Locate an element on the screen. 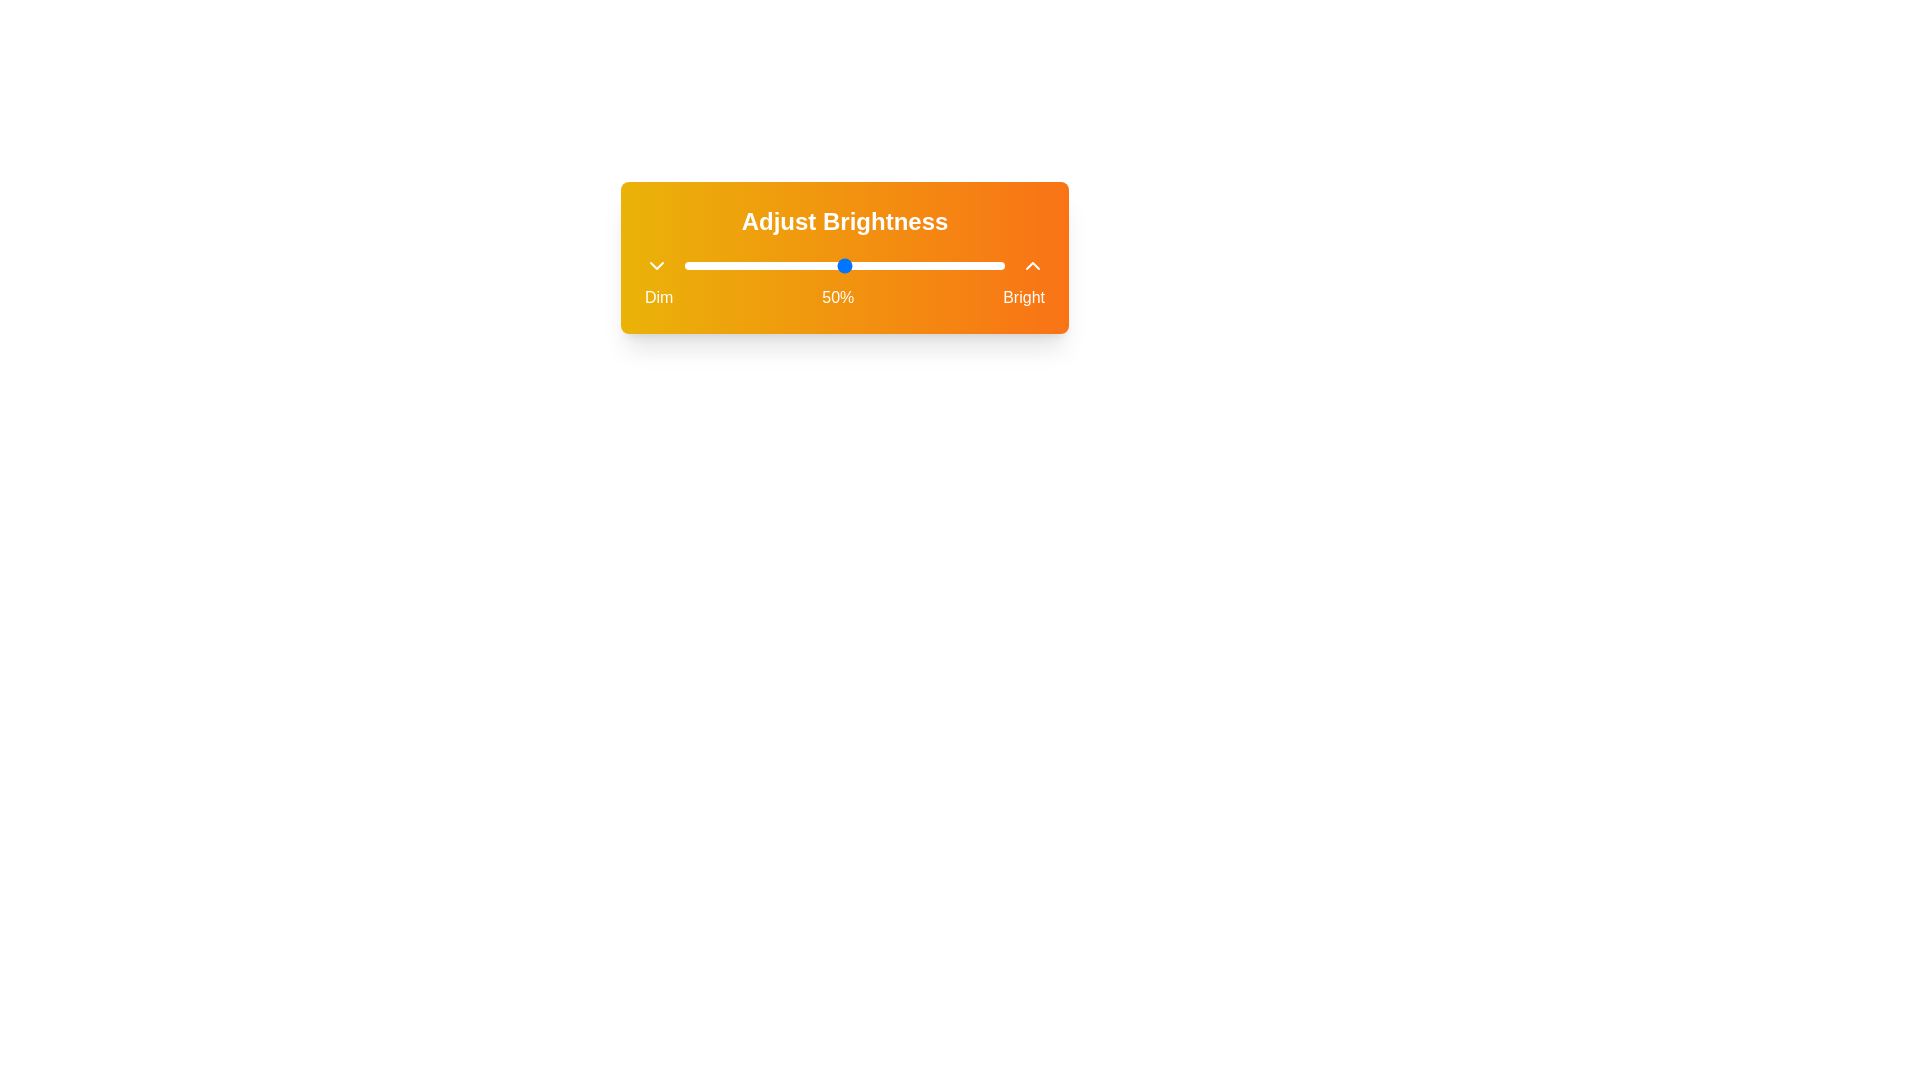 Image resolution: width=1920 pixels, height=1080 pixels. the chevron-shaped icon button resembling an upward-pointing arrow, which is white on an orange background, located in the top-right area beside the label 'Bright' is located at coordinates (1032, 265).